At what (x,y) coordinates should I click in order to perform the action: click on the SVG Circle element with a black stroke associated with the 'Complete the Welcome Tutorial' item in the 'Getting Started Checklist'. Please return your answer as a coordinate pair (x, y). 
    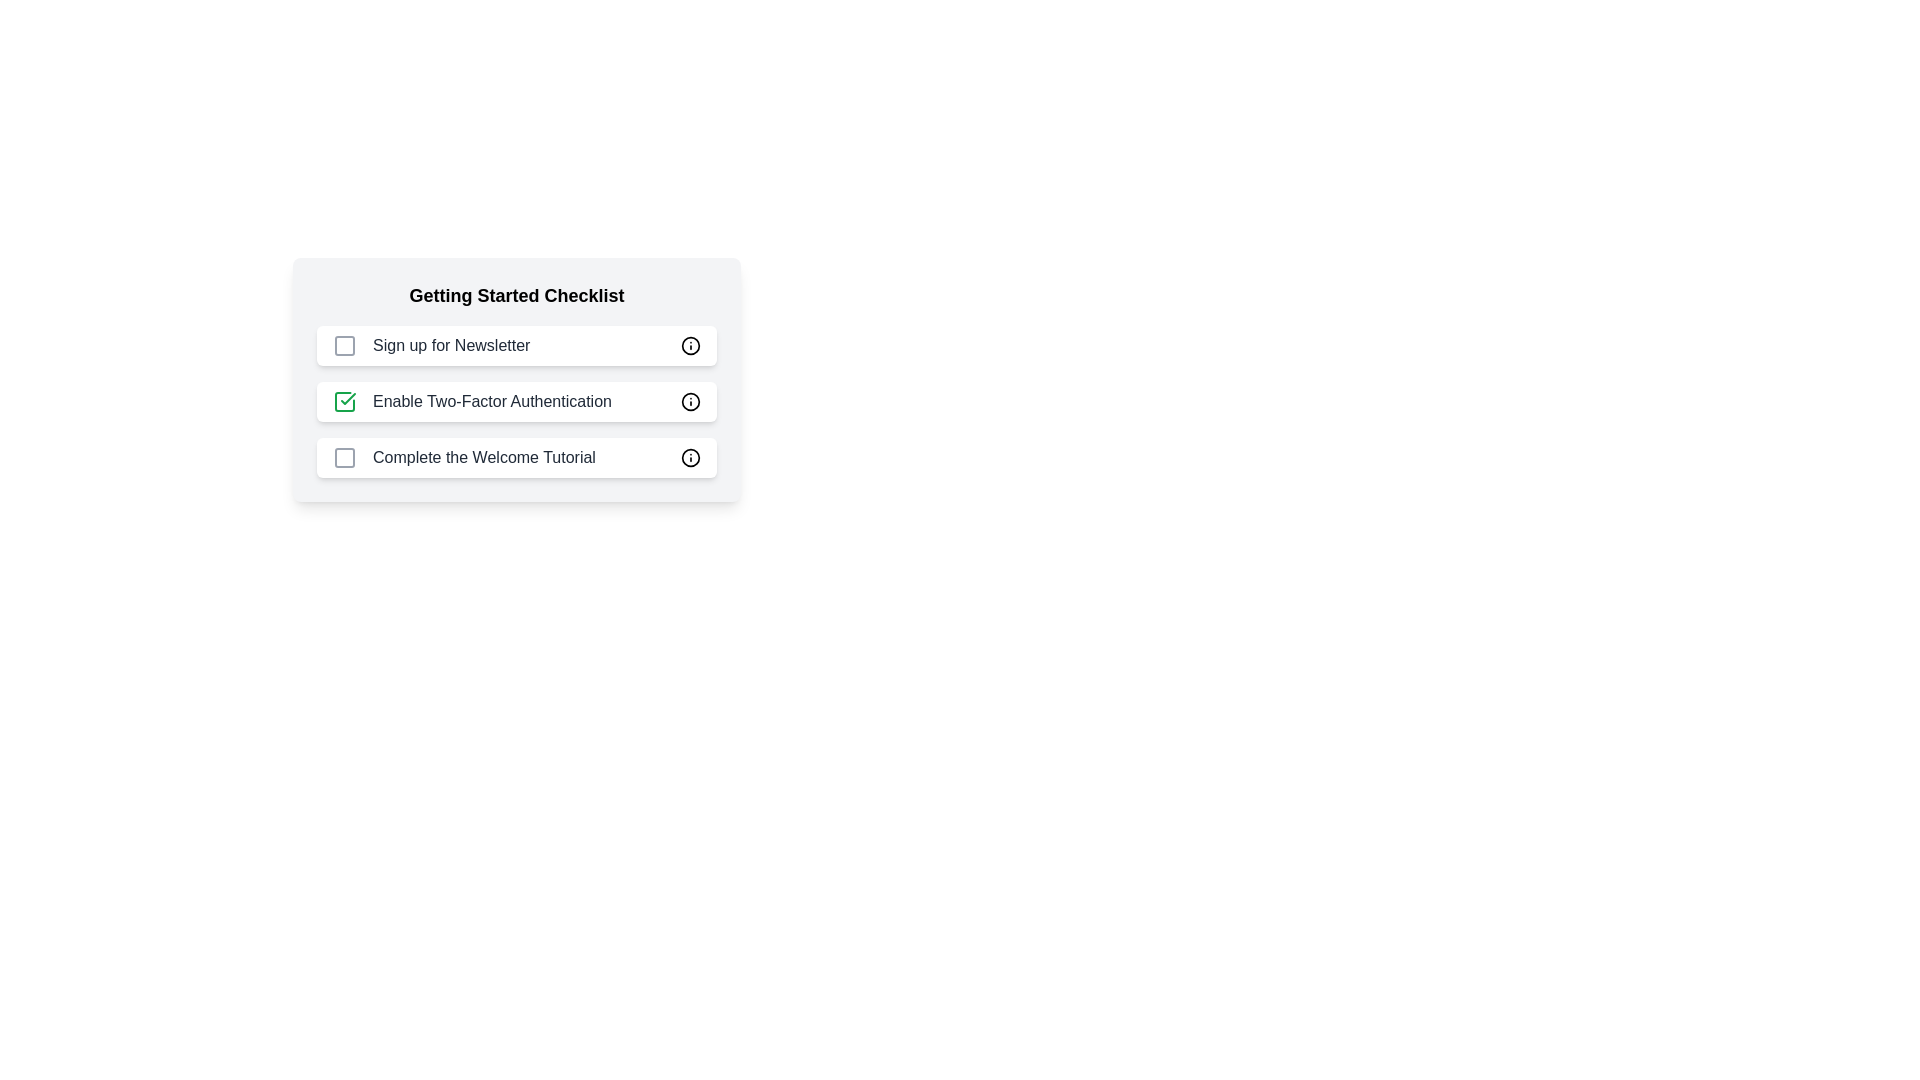
    Looking at the image, I should click on (691, 458).